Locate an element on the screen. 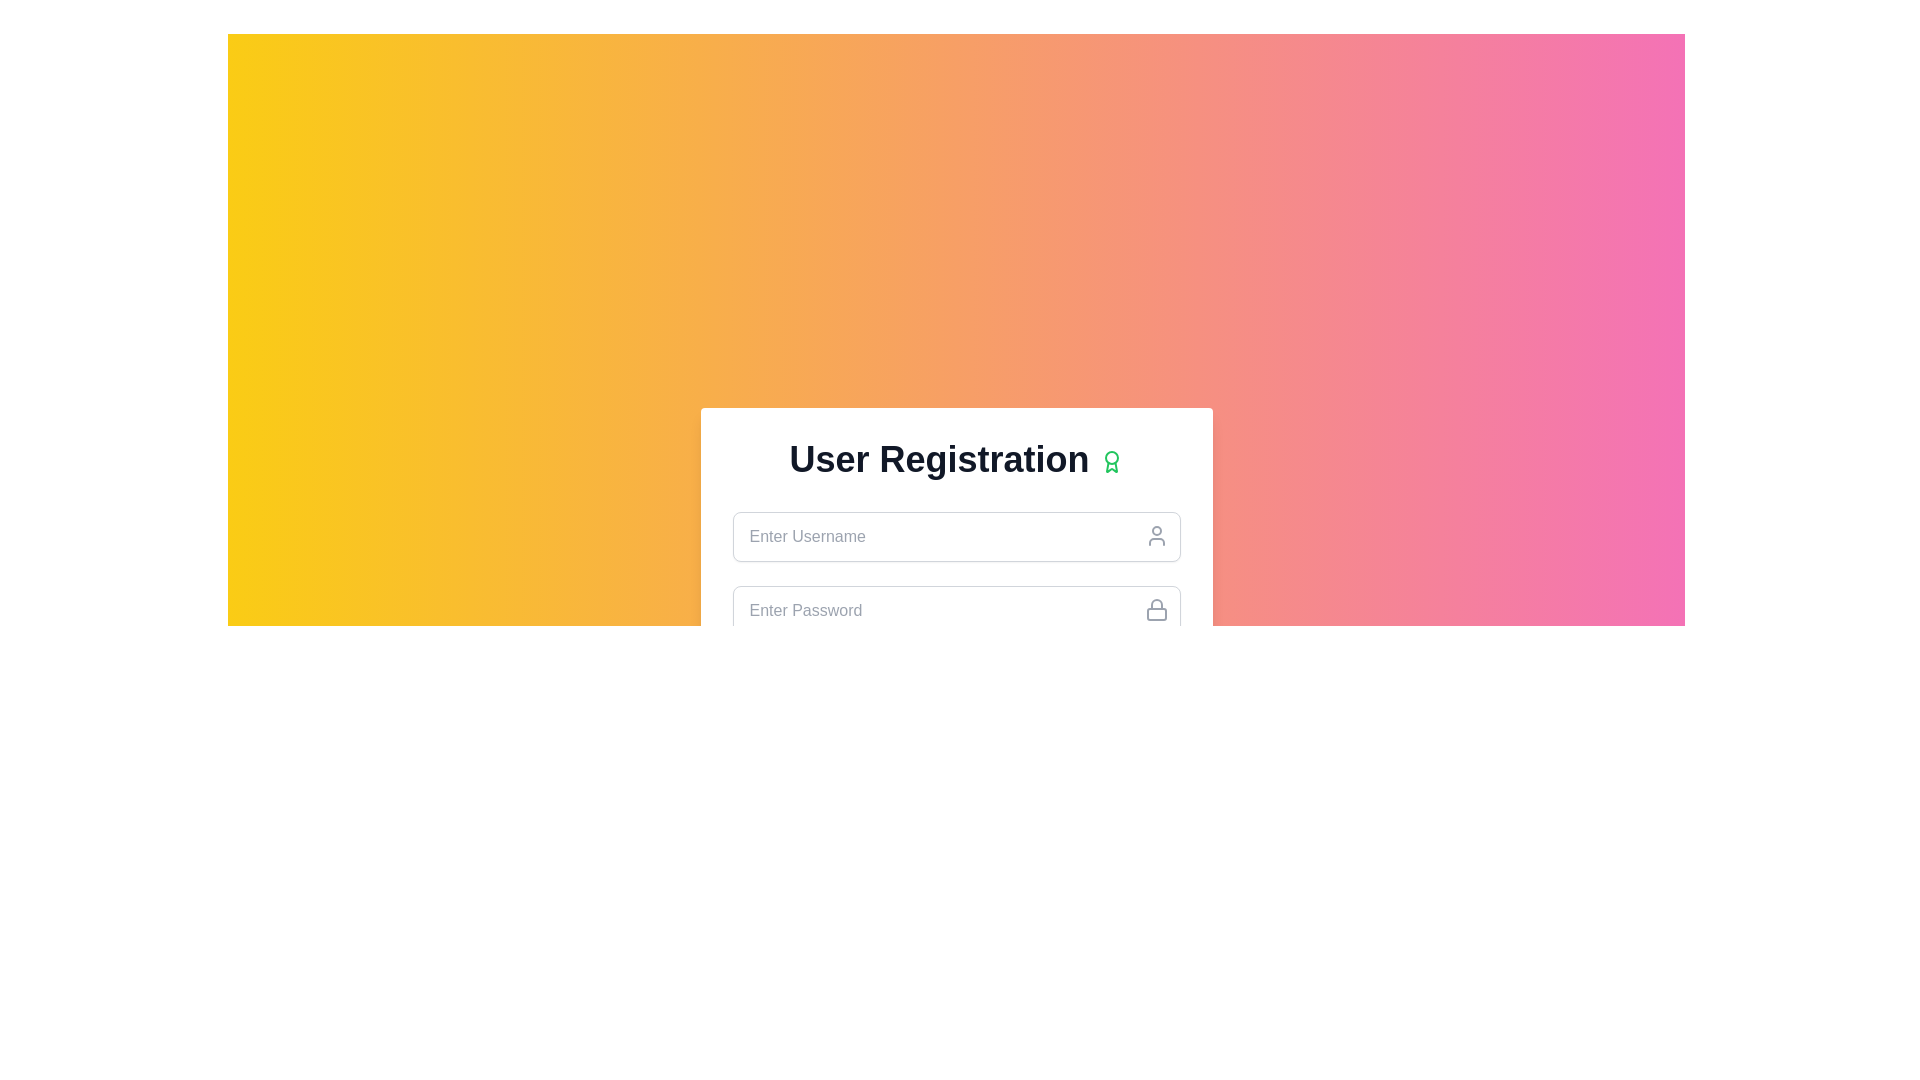  the decorative icon located to the right of the 'User Registration' title in the header section of the interface is located at coordinates (1110, 462).